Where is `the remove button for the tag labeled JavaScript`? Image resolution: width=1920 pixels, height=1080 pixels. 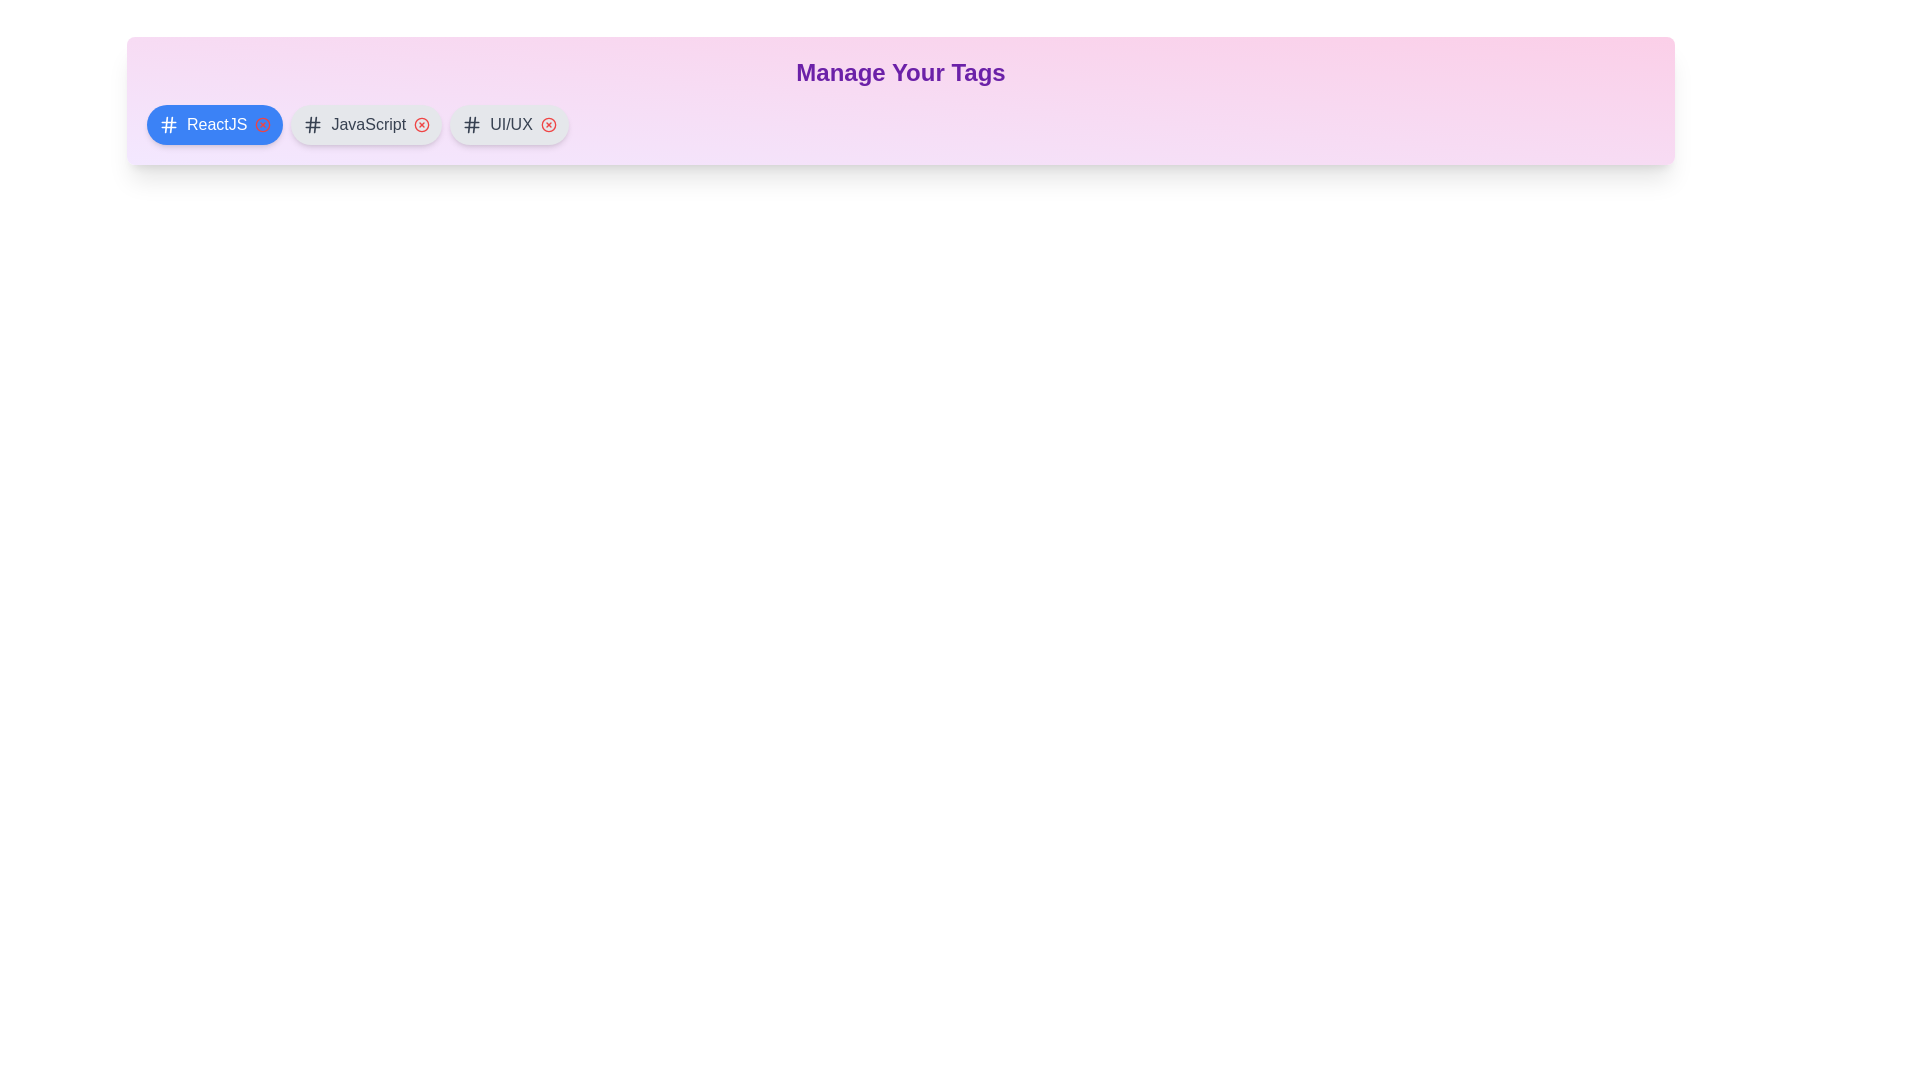 the remove button for the tag labeled JavaScript is located at coordinates (421, 124).